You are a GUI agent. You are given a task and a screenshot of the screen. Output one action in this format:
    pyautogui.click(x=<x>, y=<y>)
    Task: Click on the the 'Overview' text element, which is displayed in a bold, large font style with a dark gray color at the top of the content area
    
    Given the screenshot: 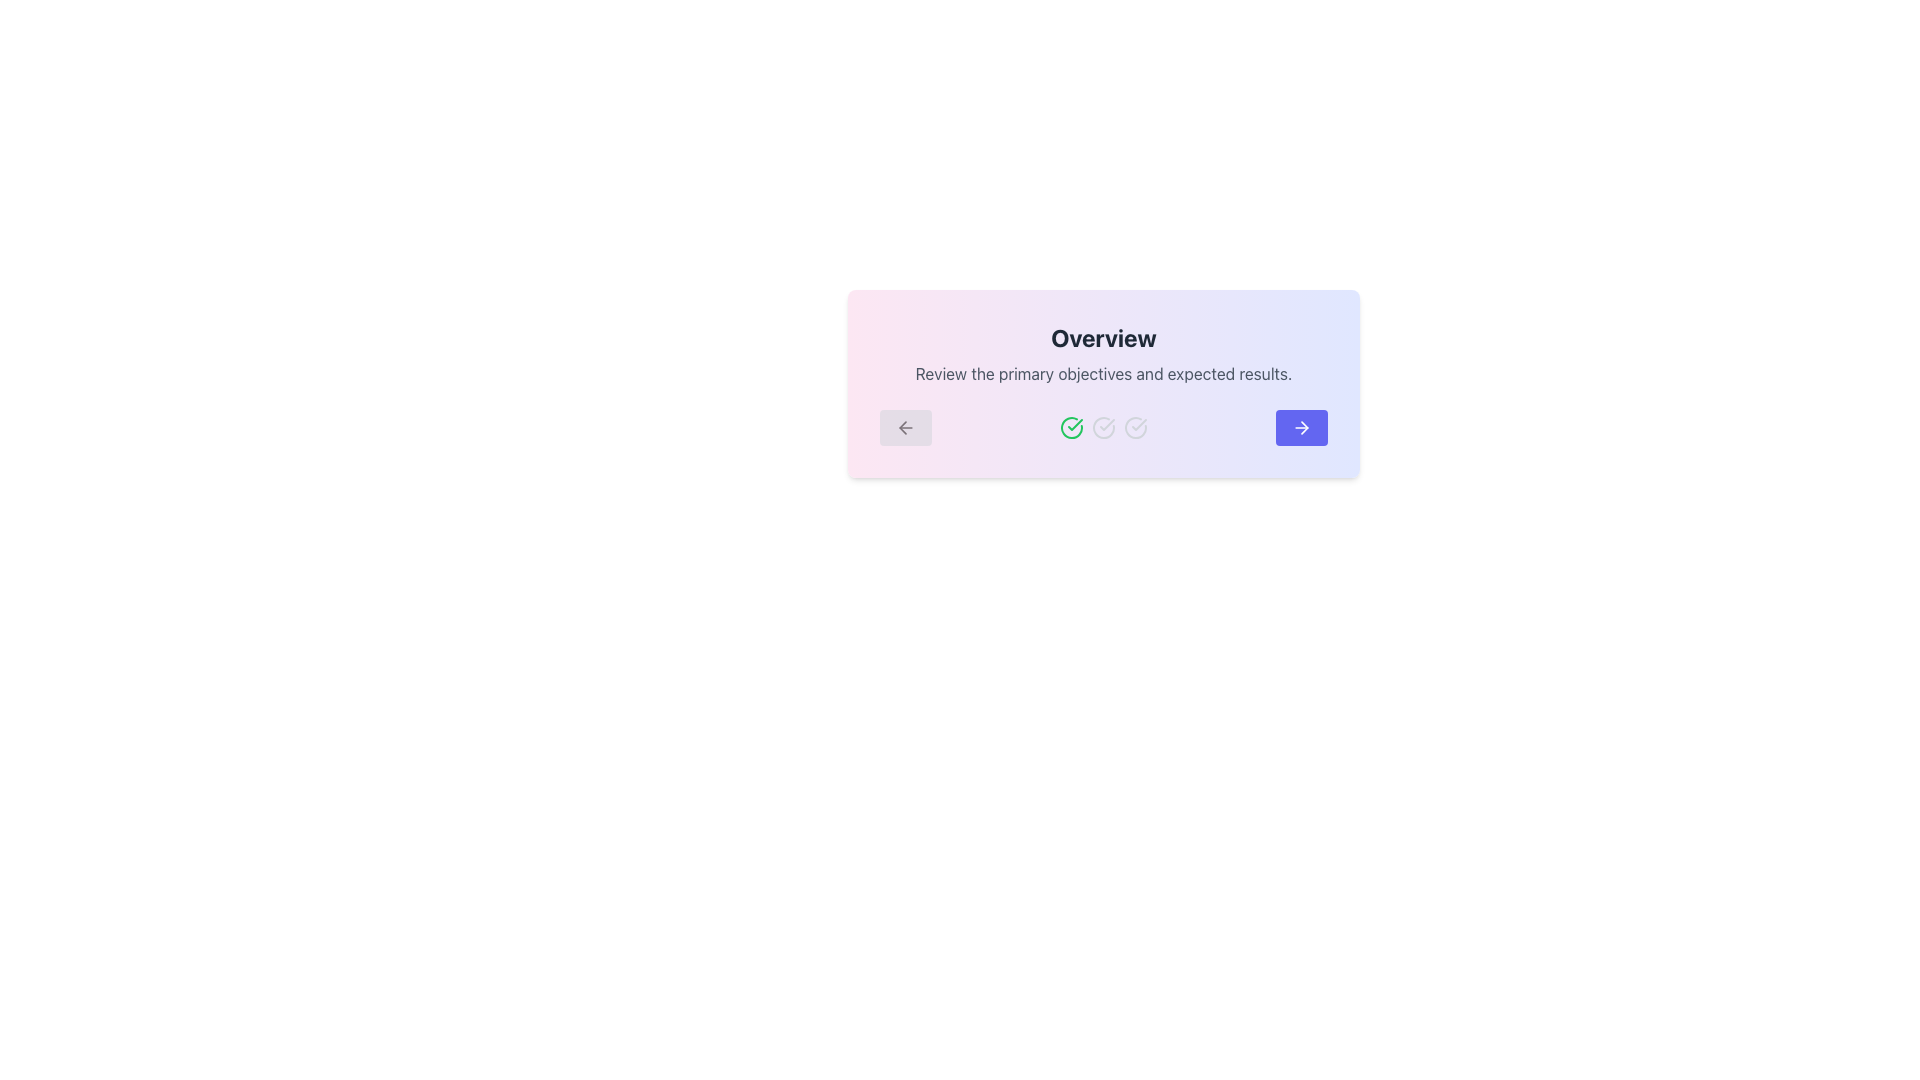 What is the action you would take?
    pyautogui.click(x=1103, y=337)
    